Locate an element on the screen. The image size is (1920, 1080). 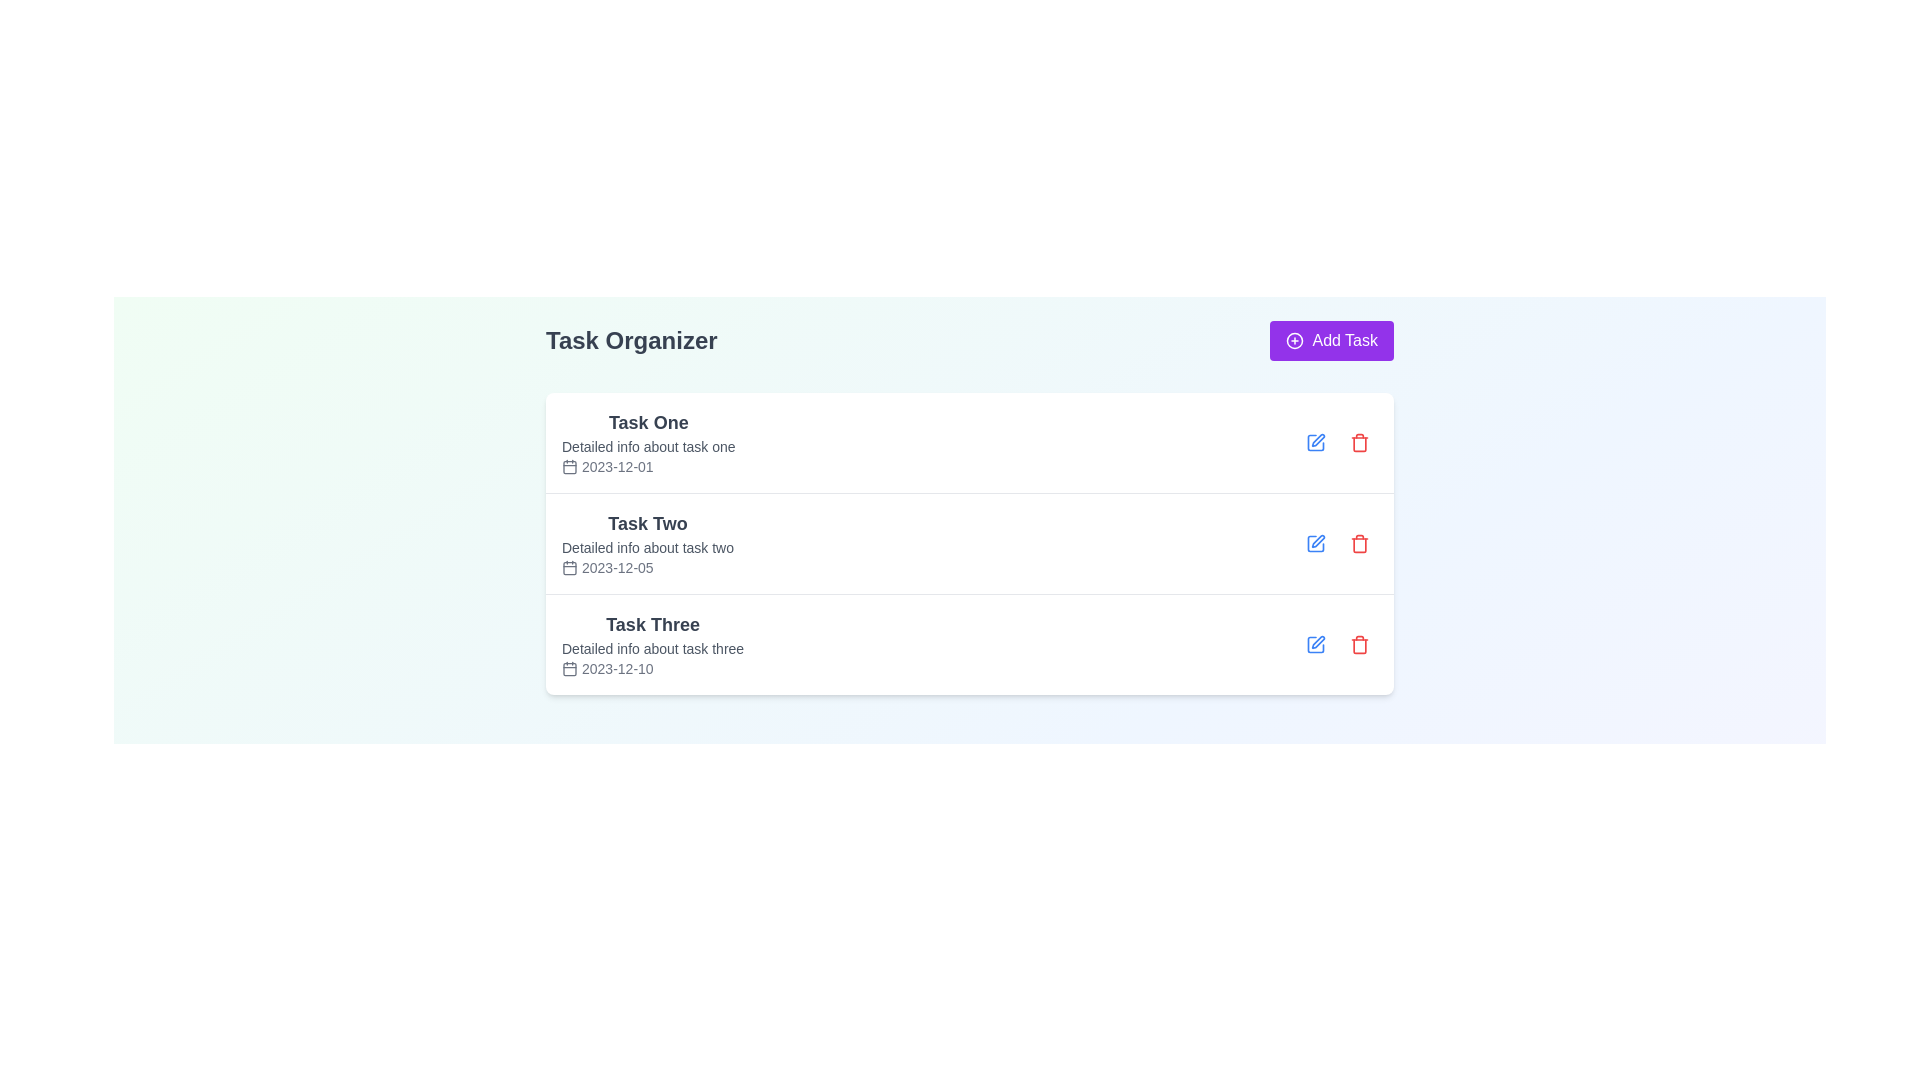
SVG graphic representing the calendar icon located in the second task entry labeled 'Task Two', positioned to the left of the date '2023-12-05' is located at coordinates (569, 567).